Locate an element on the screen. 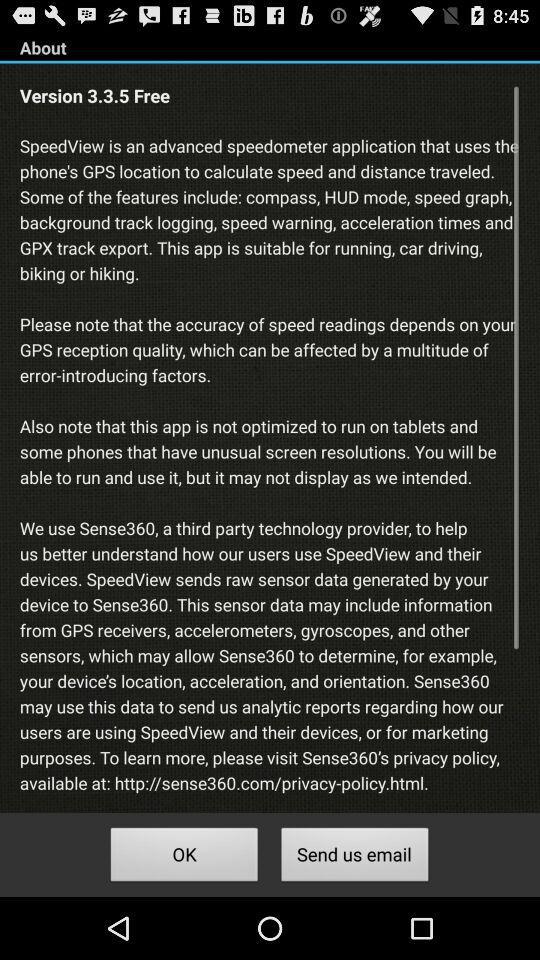  the icon below the speedview is an item is located at coordinates (354, 856).